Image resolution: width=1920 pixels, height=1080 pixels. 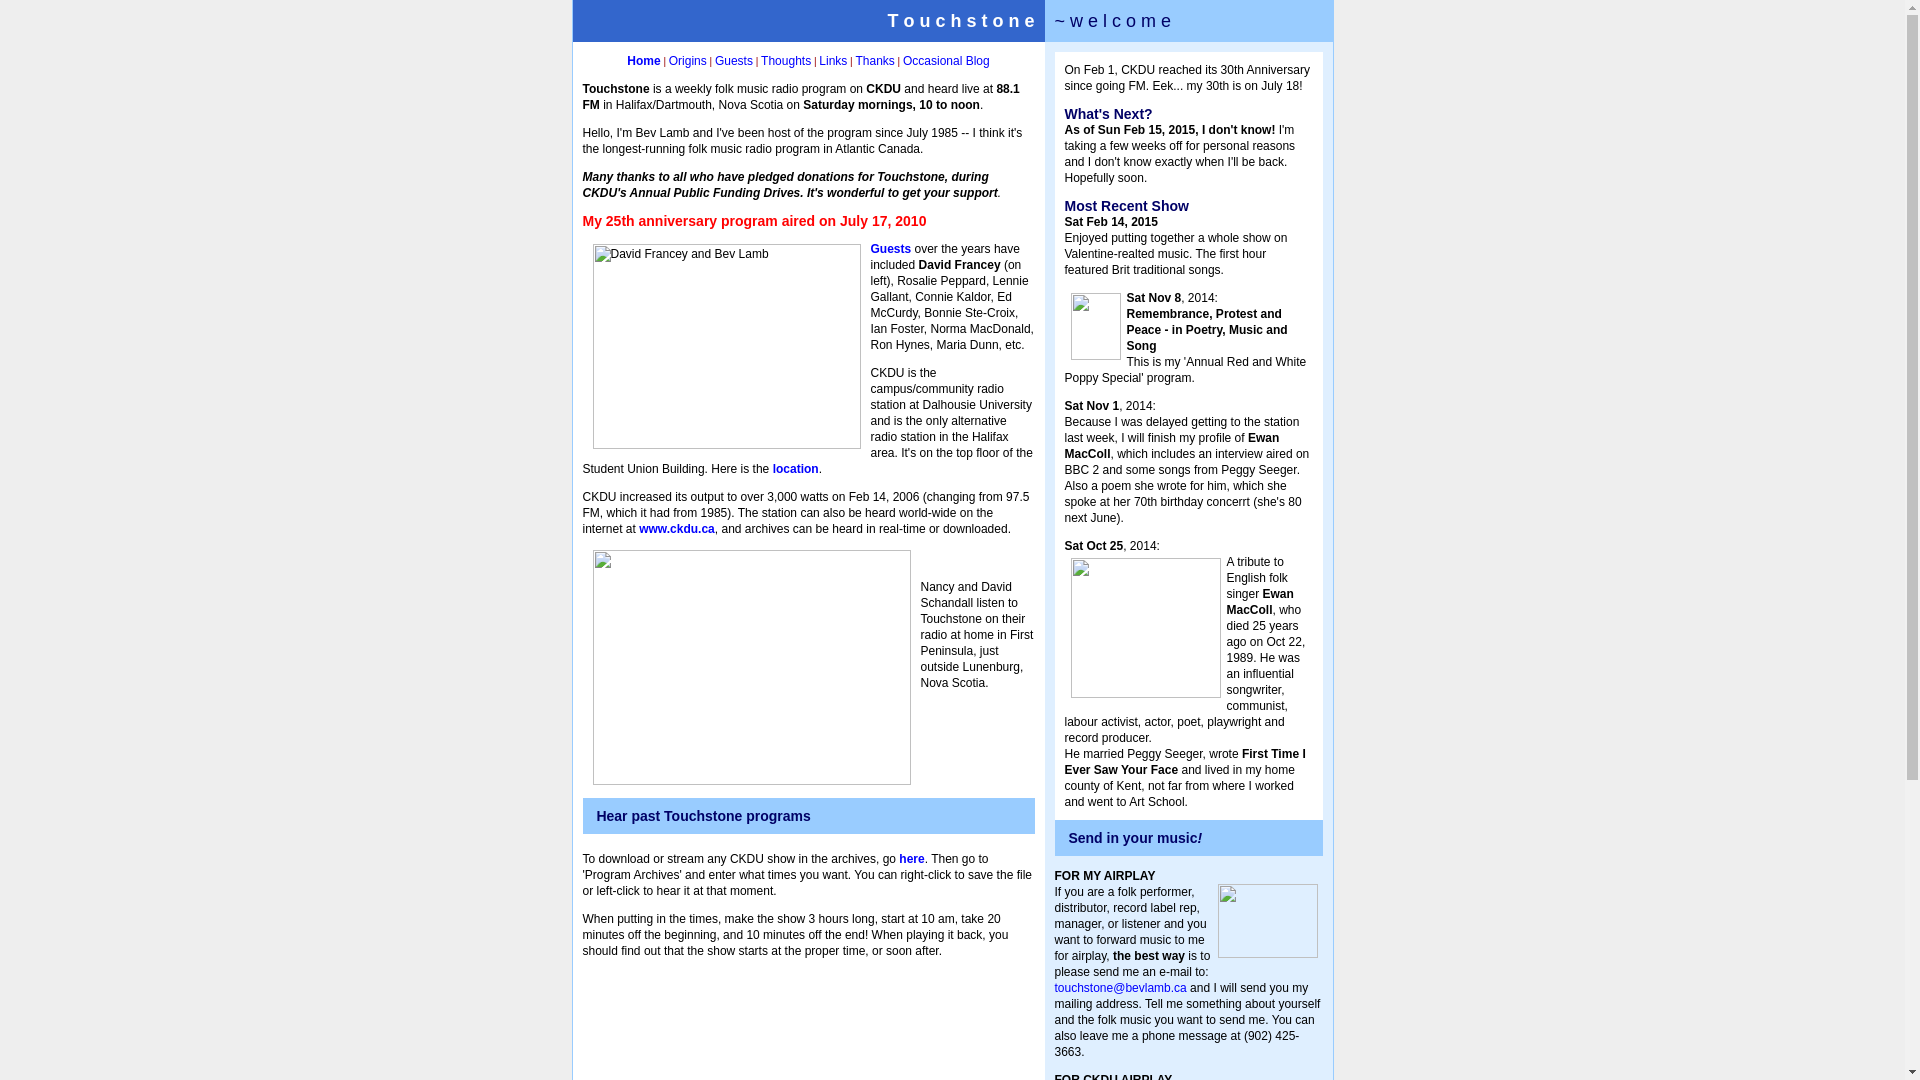 I want to click on 'Links', so click(x=833, y=60).